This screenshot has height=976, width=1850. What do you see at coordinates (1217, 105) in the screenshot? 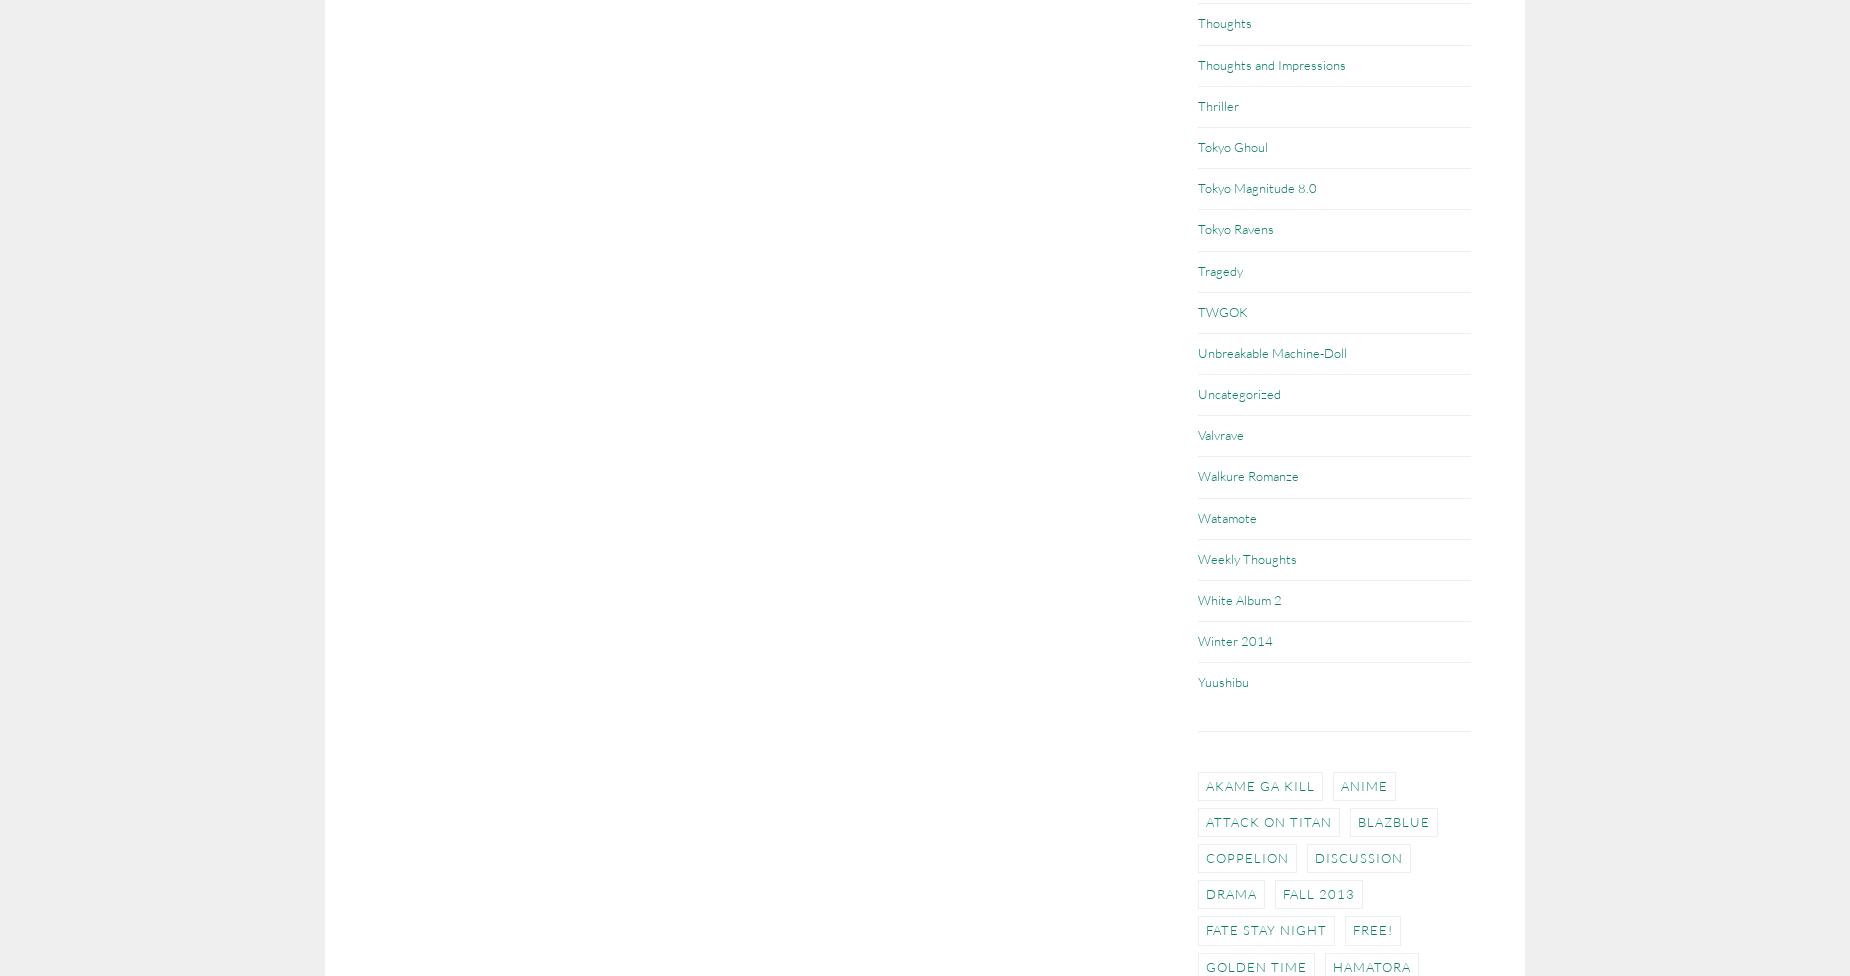
I see `'Thriller'` at bounding box center [1217, 105].